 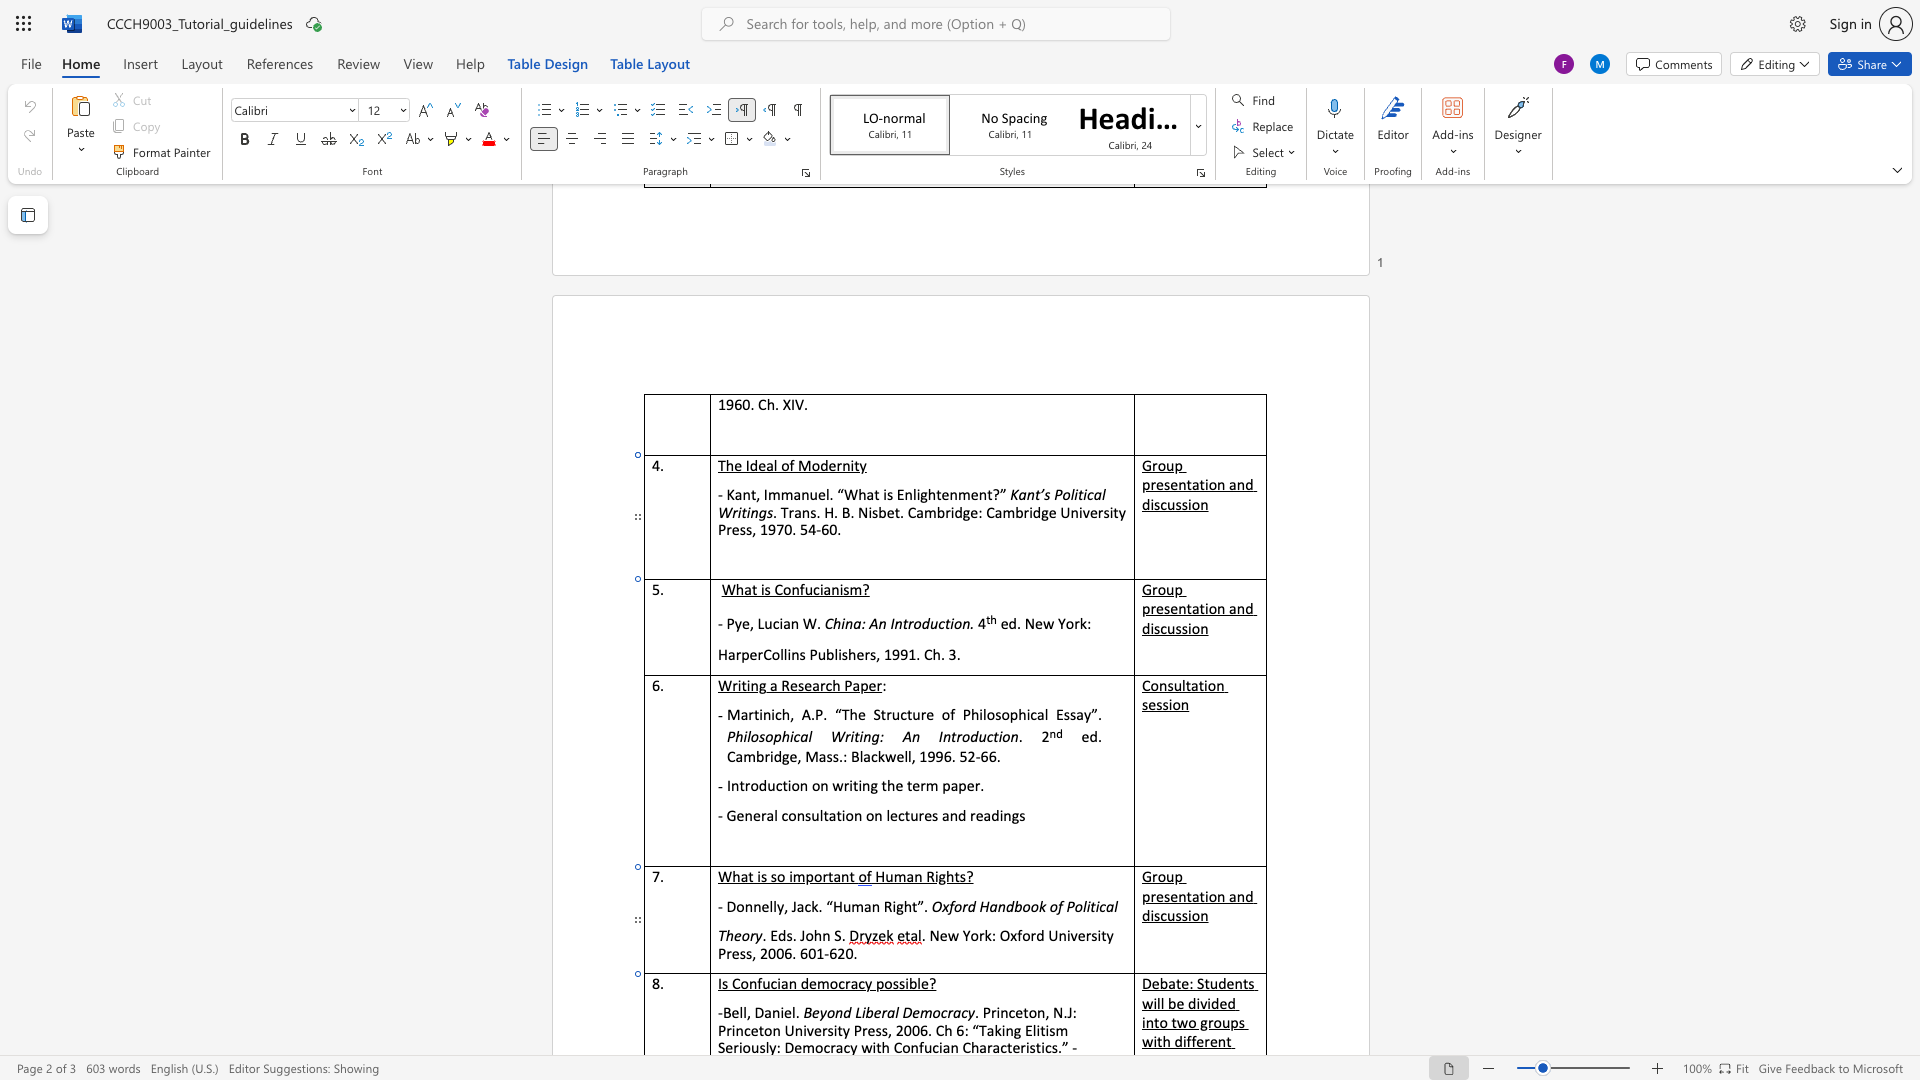 What do you see at coordinates (816, 588) in the screenshot?
I see `the 1th character "c" in the text` at bounding box center [816, 588].